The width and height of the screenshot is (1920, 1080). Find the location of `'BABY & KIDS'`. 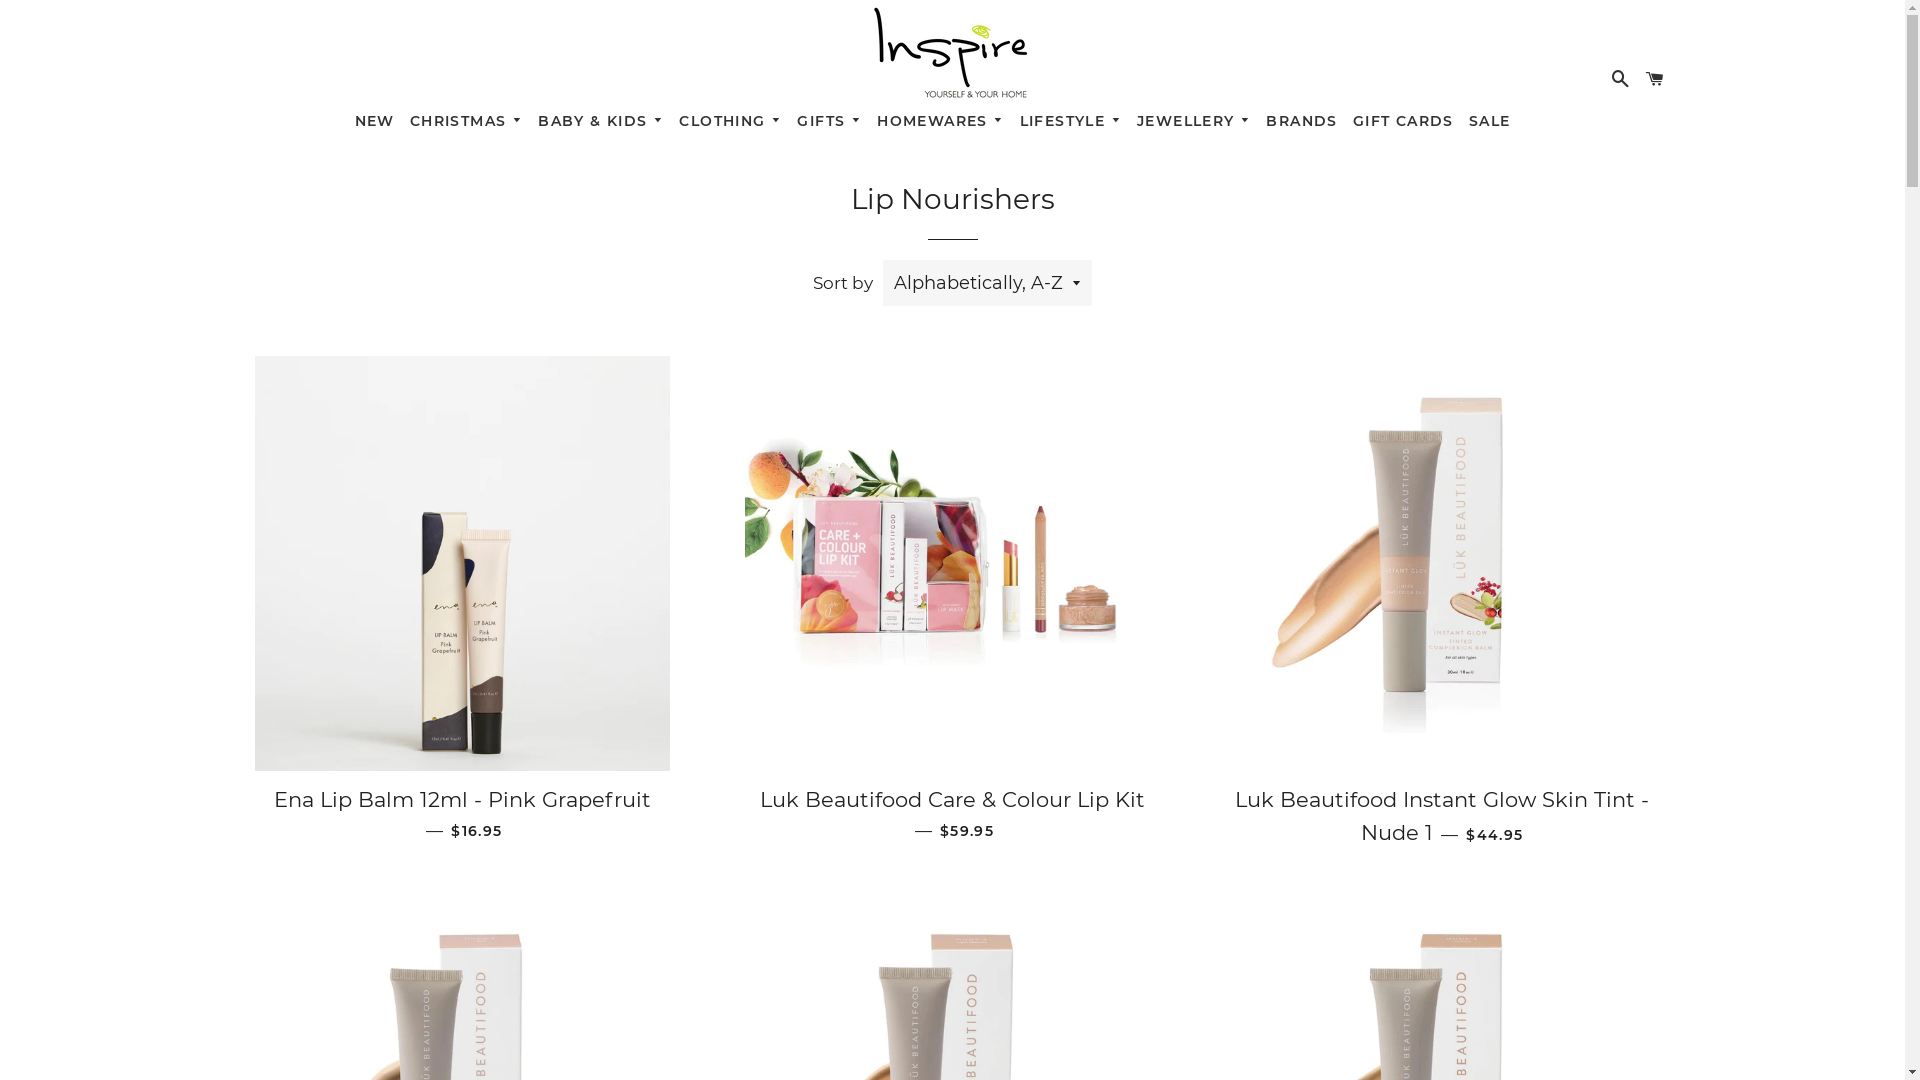

'BABY & KIDS' is located at coordinates (531, 117).